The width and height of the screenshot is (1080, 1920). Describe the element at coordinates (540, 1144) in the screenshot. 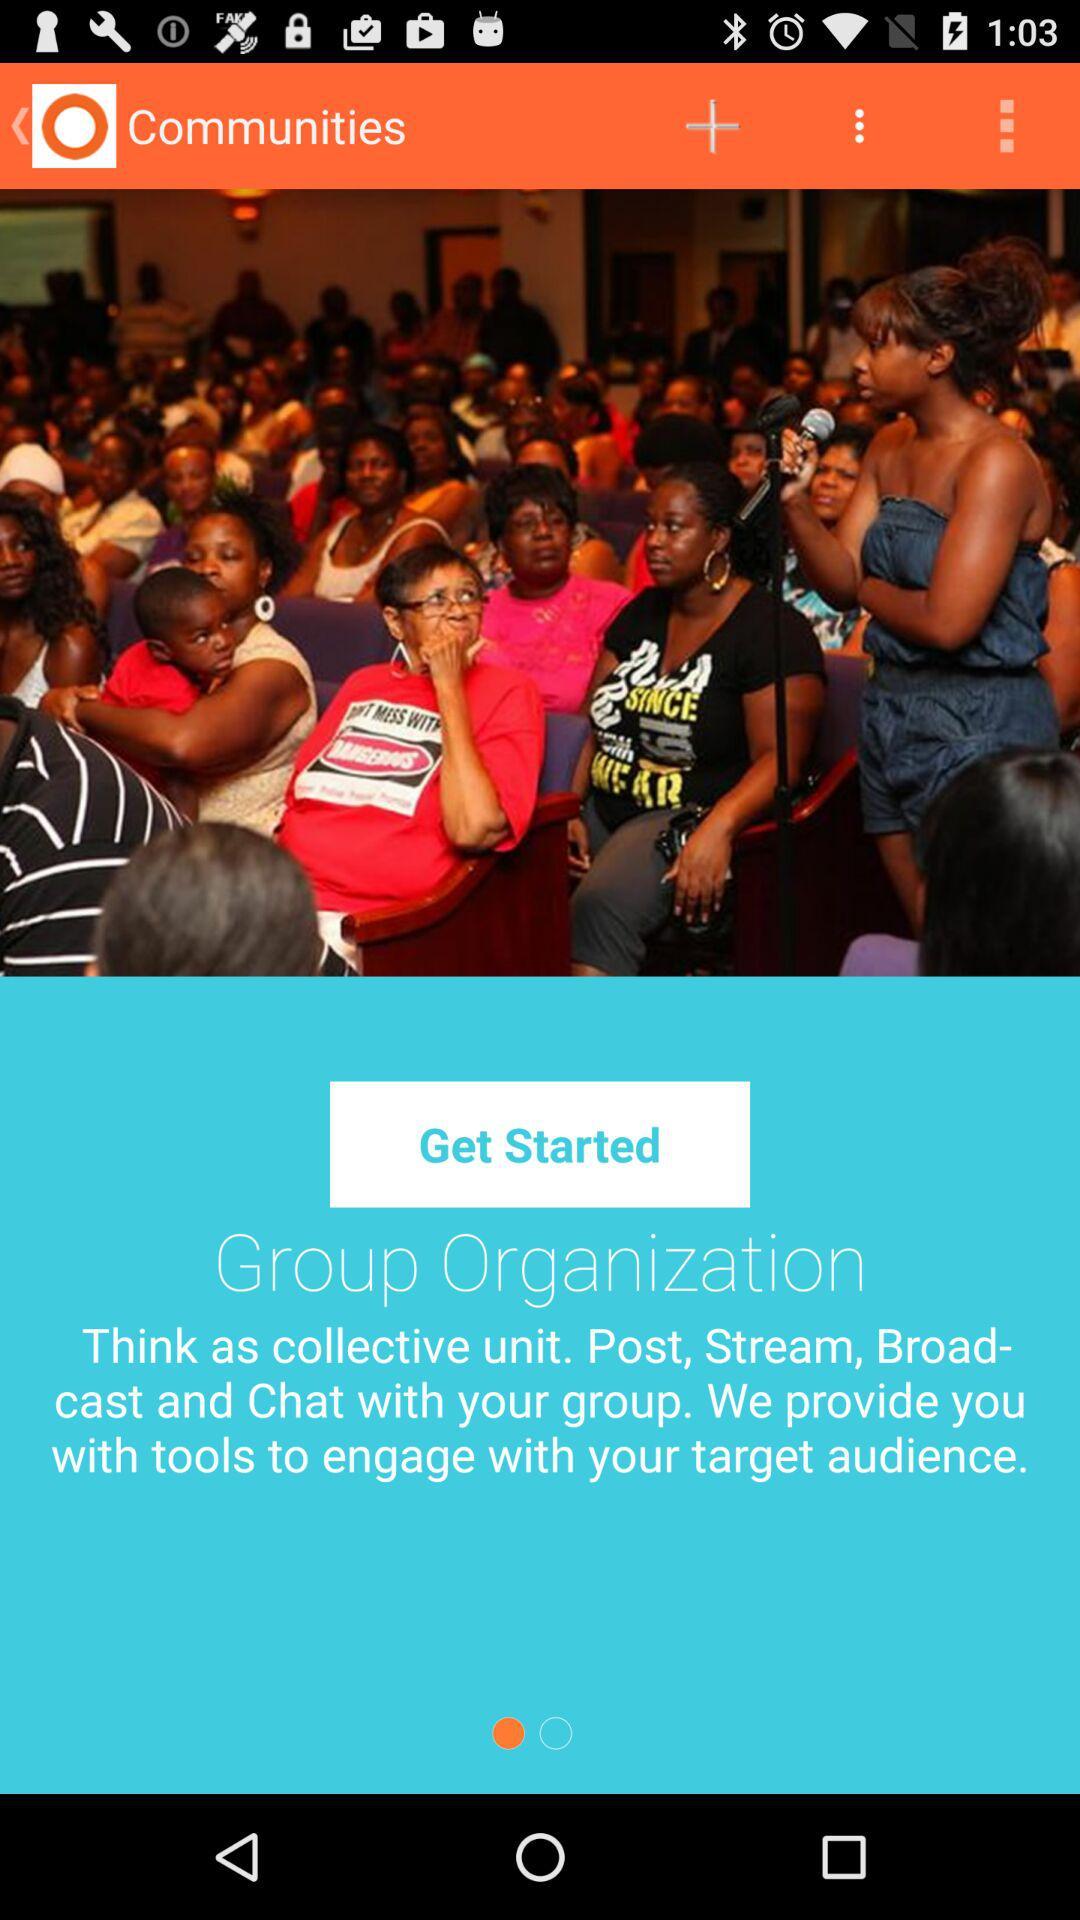

I see `item above the group organization` at that location.